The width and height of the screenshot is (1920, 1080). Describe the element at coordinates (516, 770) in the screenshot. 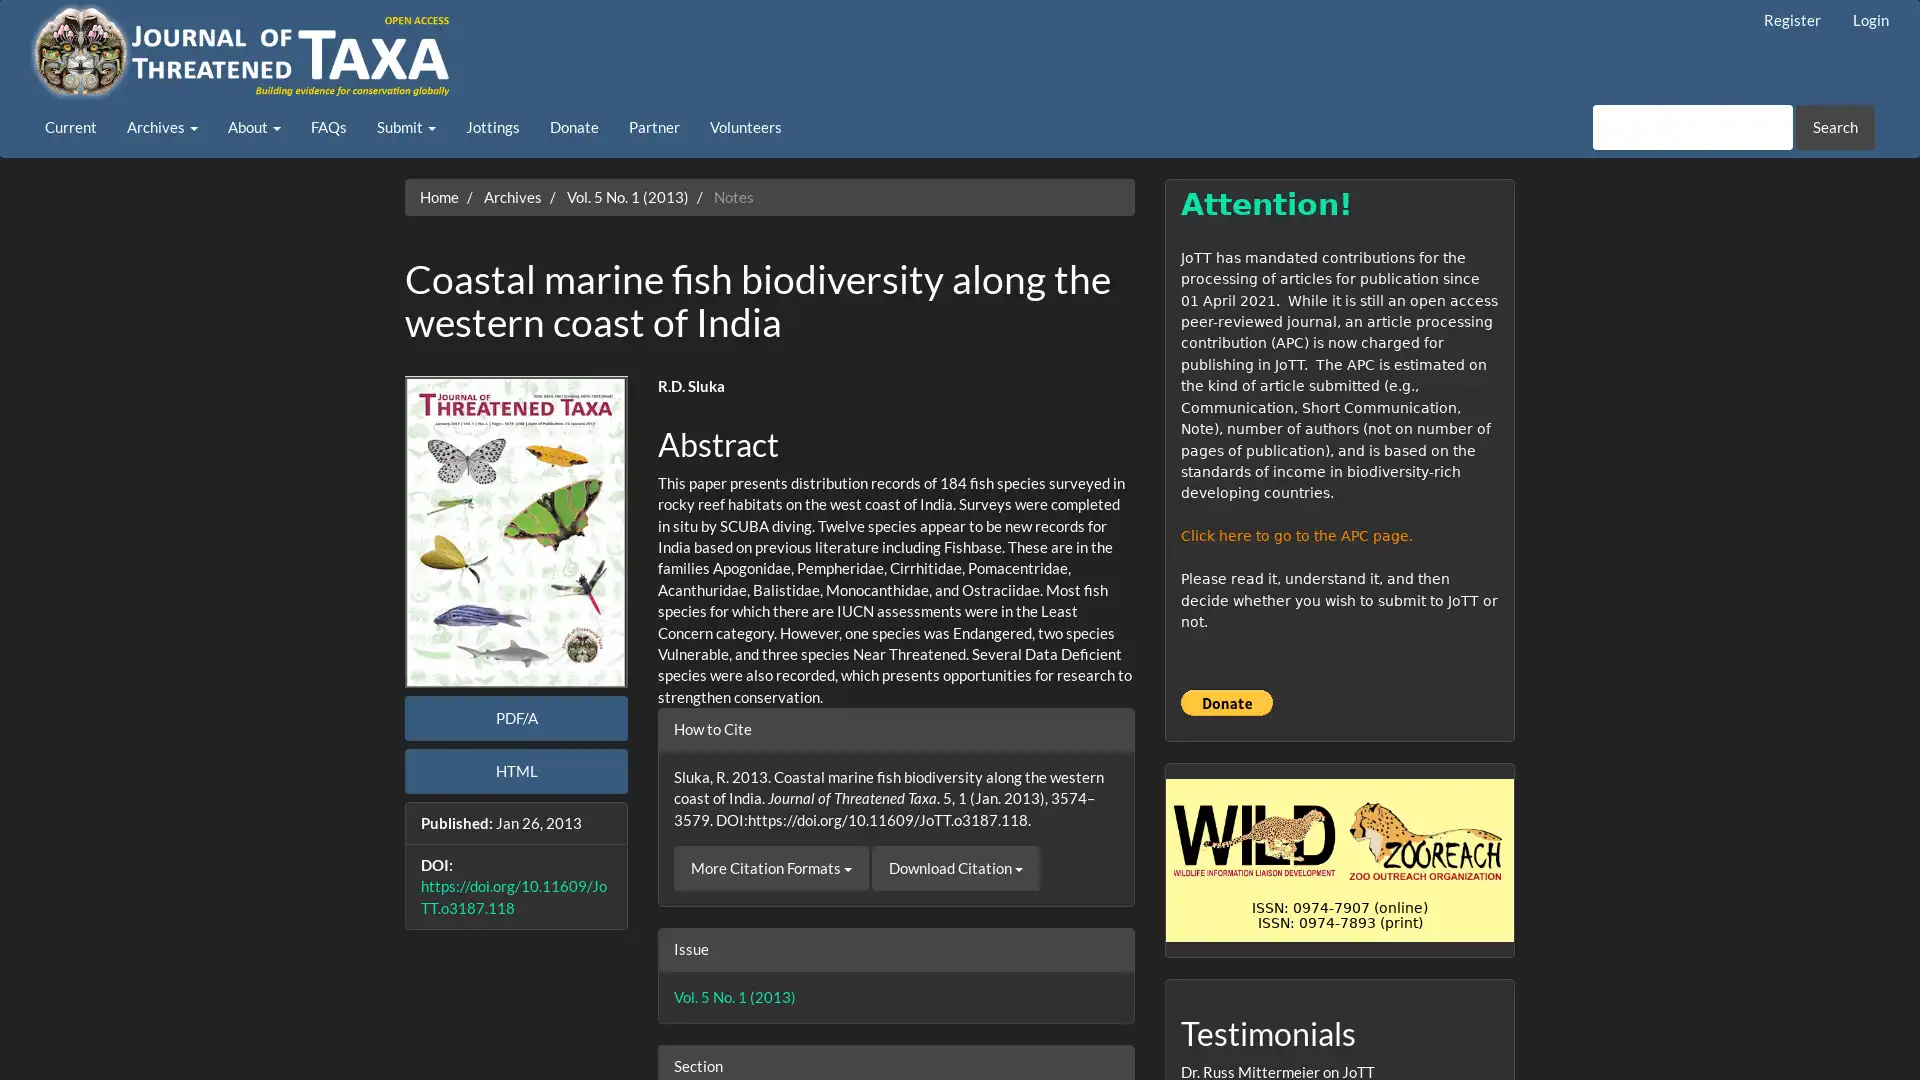

I see `HTML` at that location.